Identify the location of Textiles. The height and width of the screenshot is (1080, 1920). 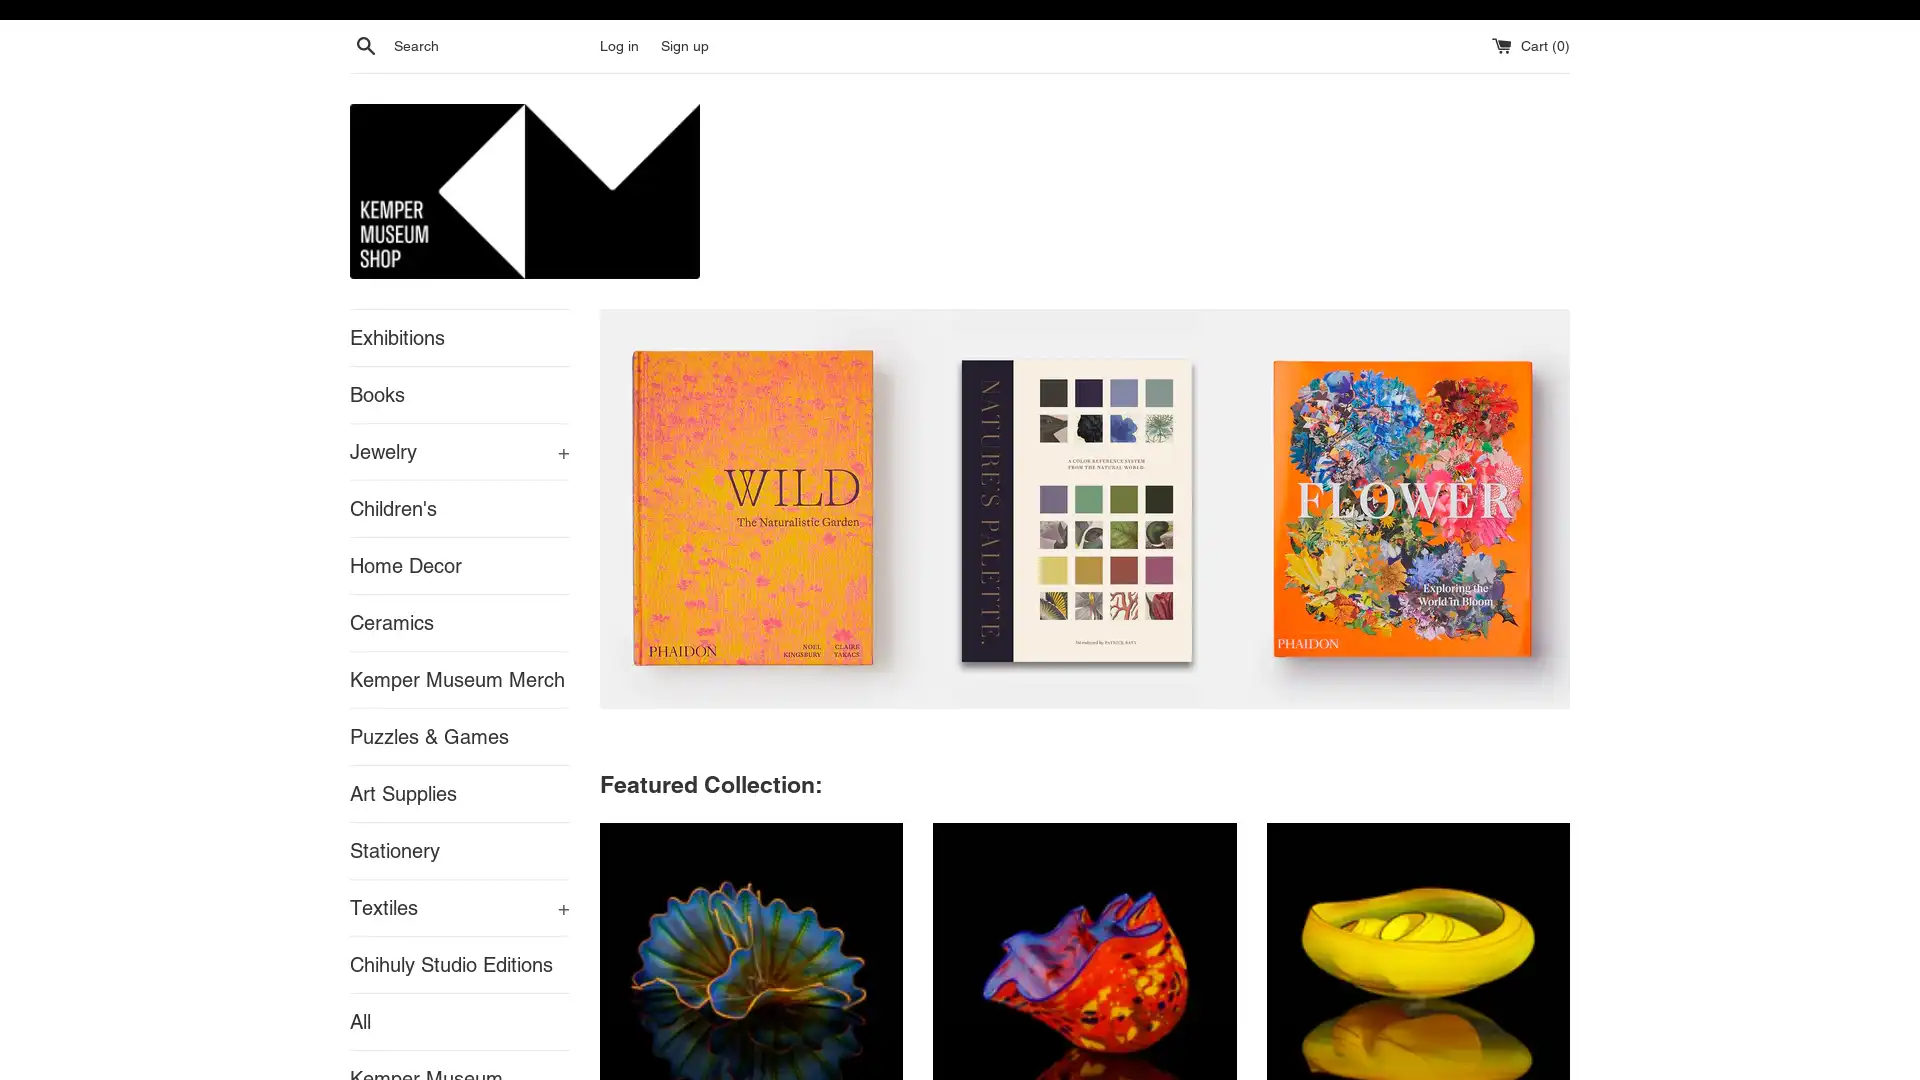
(459, 906).